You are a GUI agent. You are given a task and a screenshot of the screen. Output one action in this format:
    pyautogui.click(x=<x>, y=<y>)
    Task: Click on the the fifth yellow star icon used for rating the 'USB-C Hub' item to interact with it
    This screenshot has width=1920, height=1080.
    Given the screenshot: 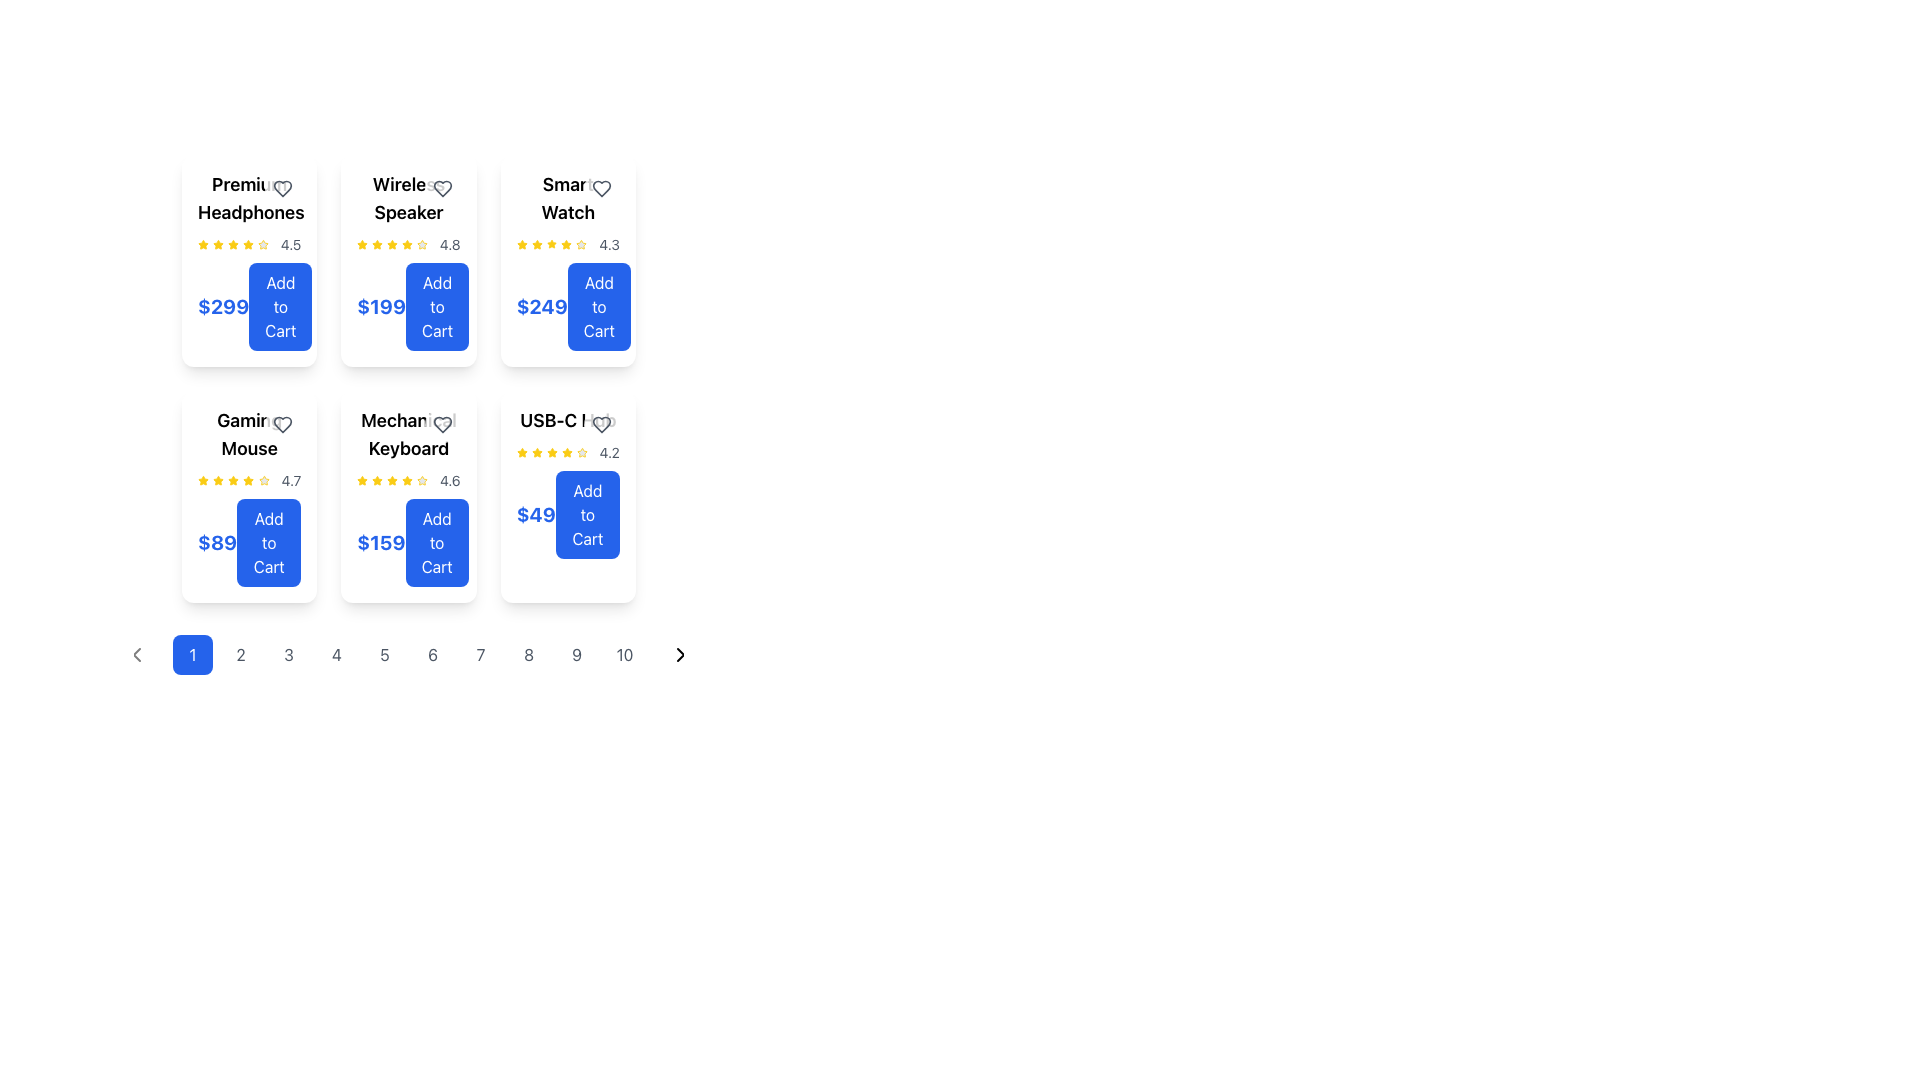 What is the action you would take?
    pyautogui.click(x=522, y=452)
    